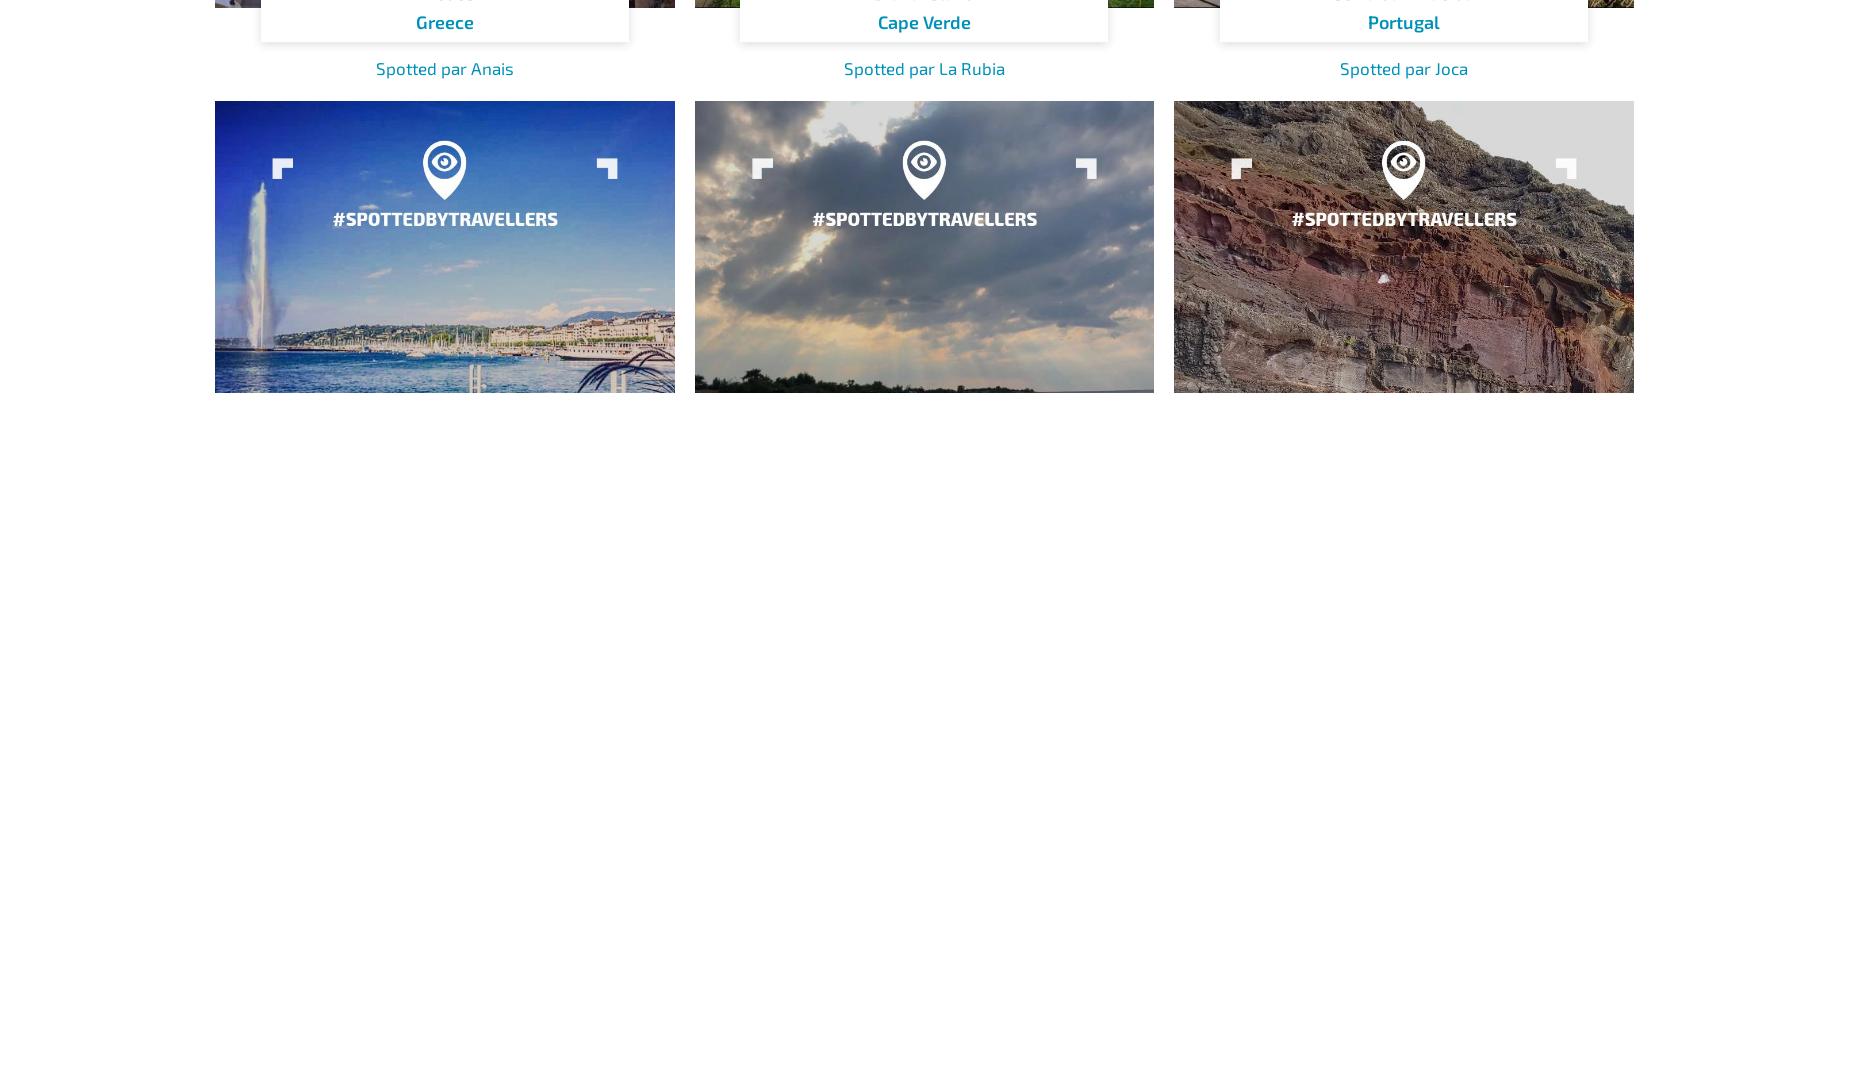 This screenshot has width=1850, height=1074. I want to click on 'Spotted par LilyRose', so click(923, 620).